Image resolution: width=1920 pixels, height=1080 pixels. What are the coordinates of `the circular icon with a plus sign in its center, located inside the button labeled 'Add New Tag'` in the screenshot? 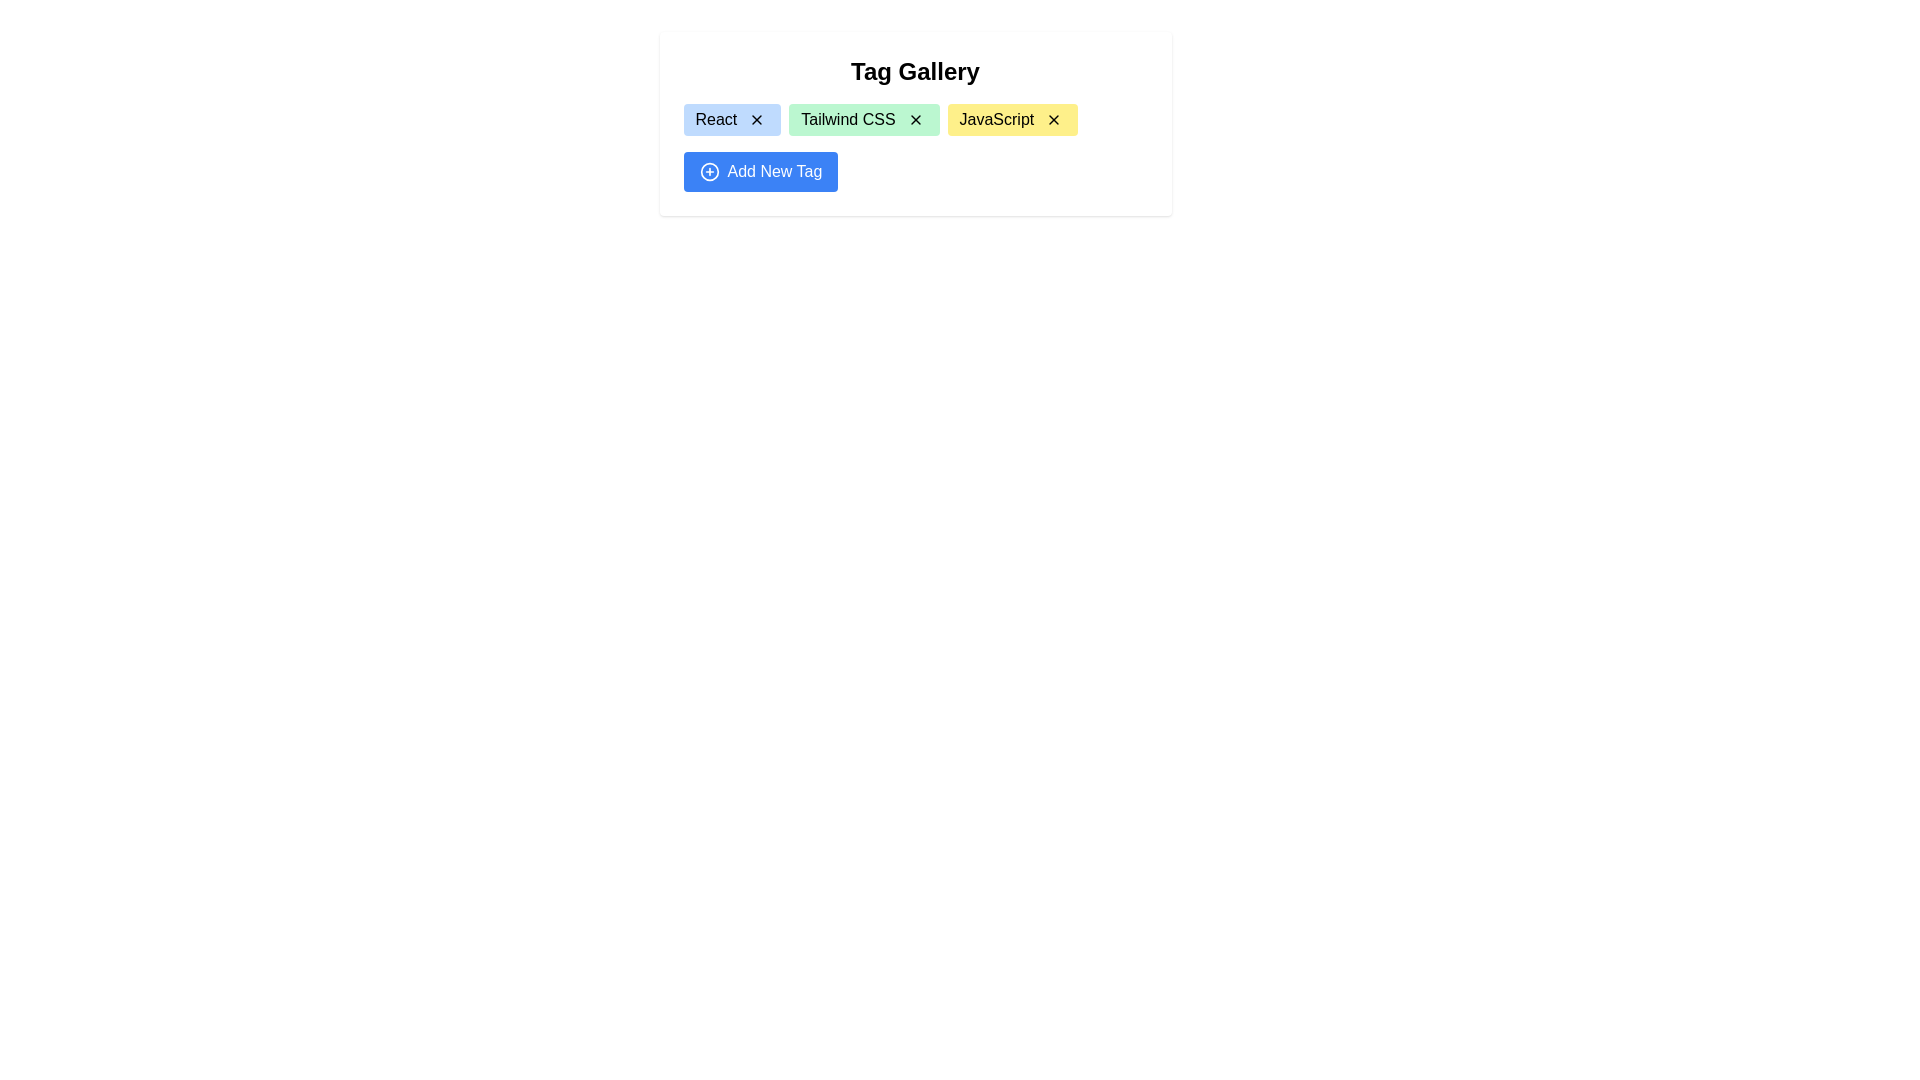 It's located at (709, 171).